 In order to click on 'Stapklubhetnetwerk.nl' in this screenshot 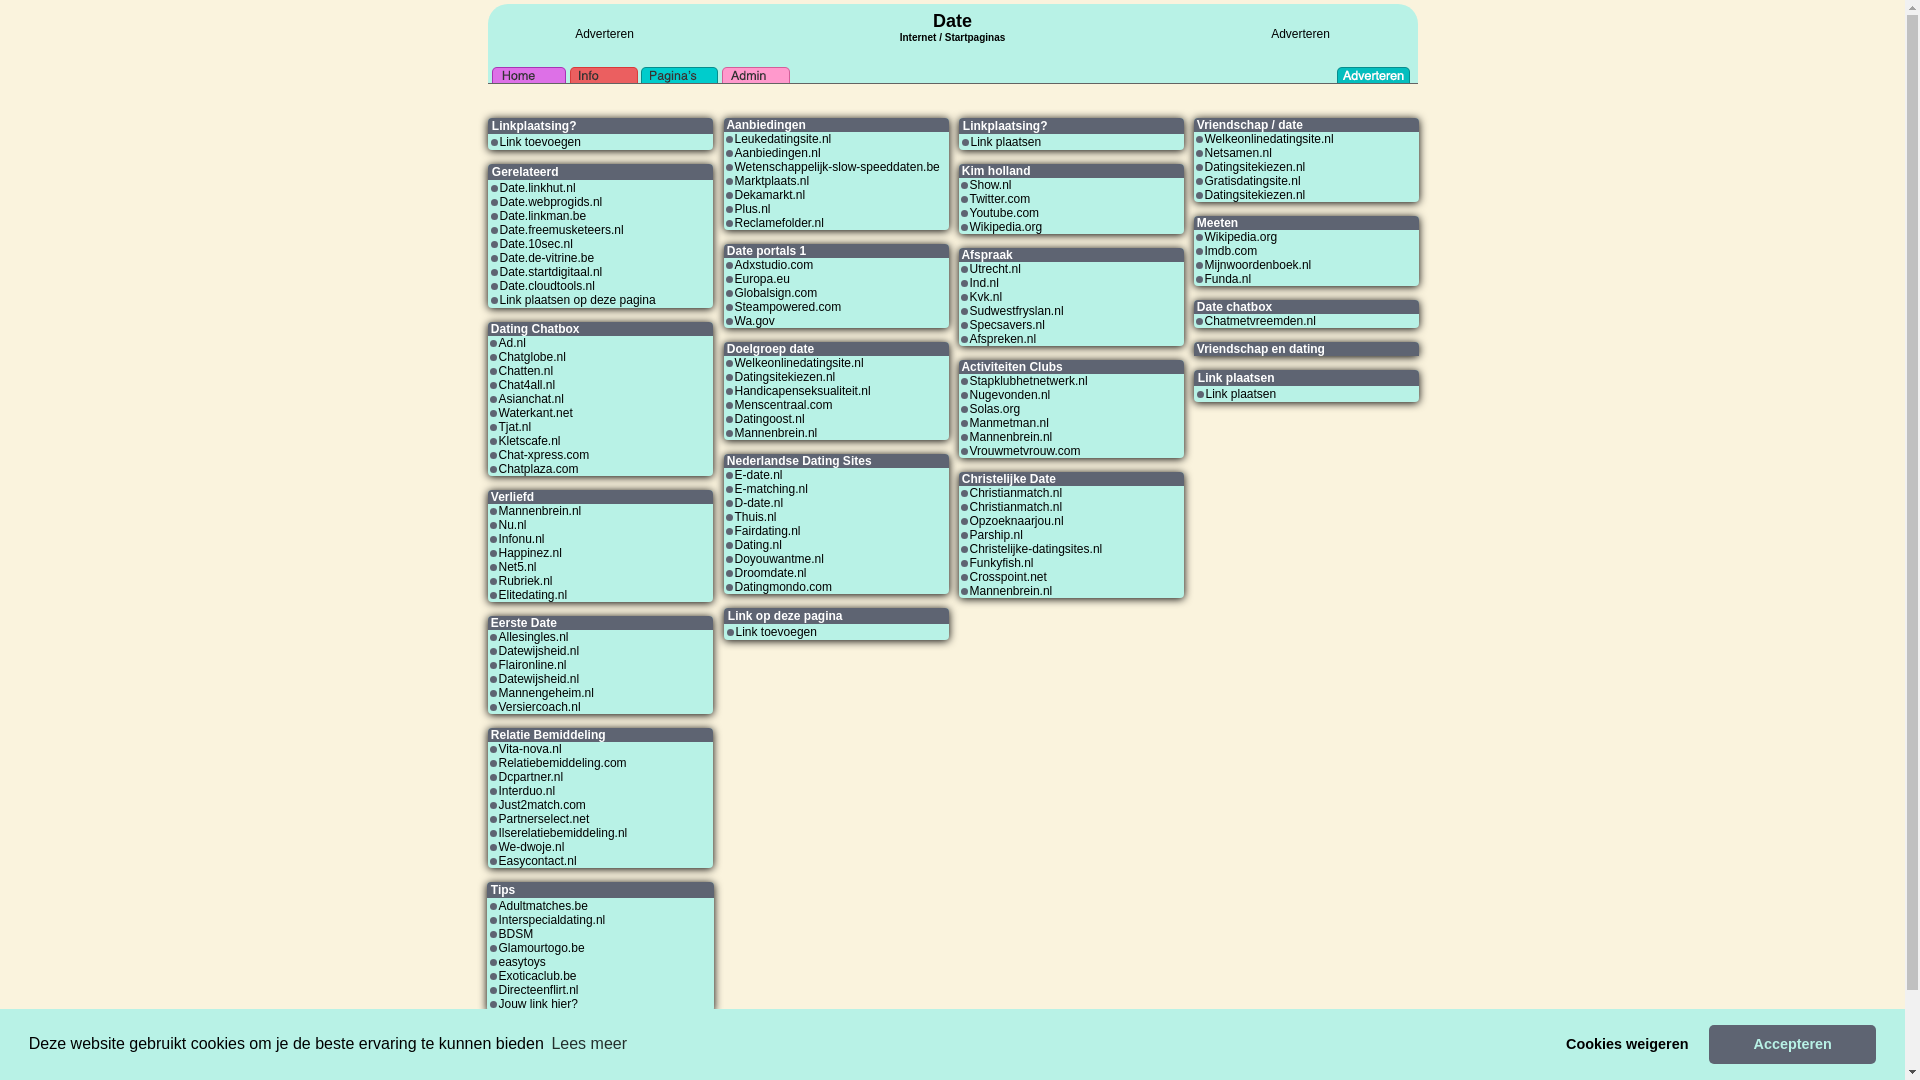, I will do `click(1028, 381)`.